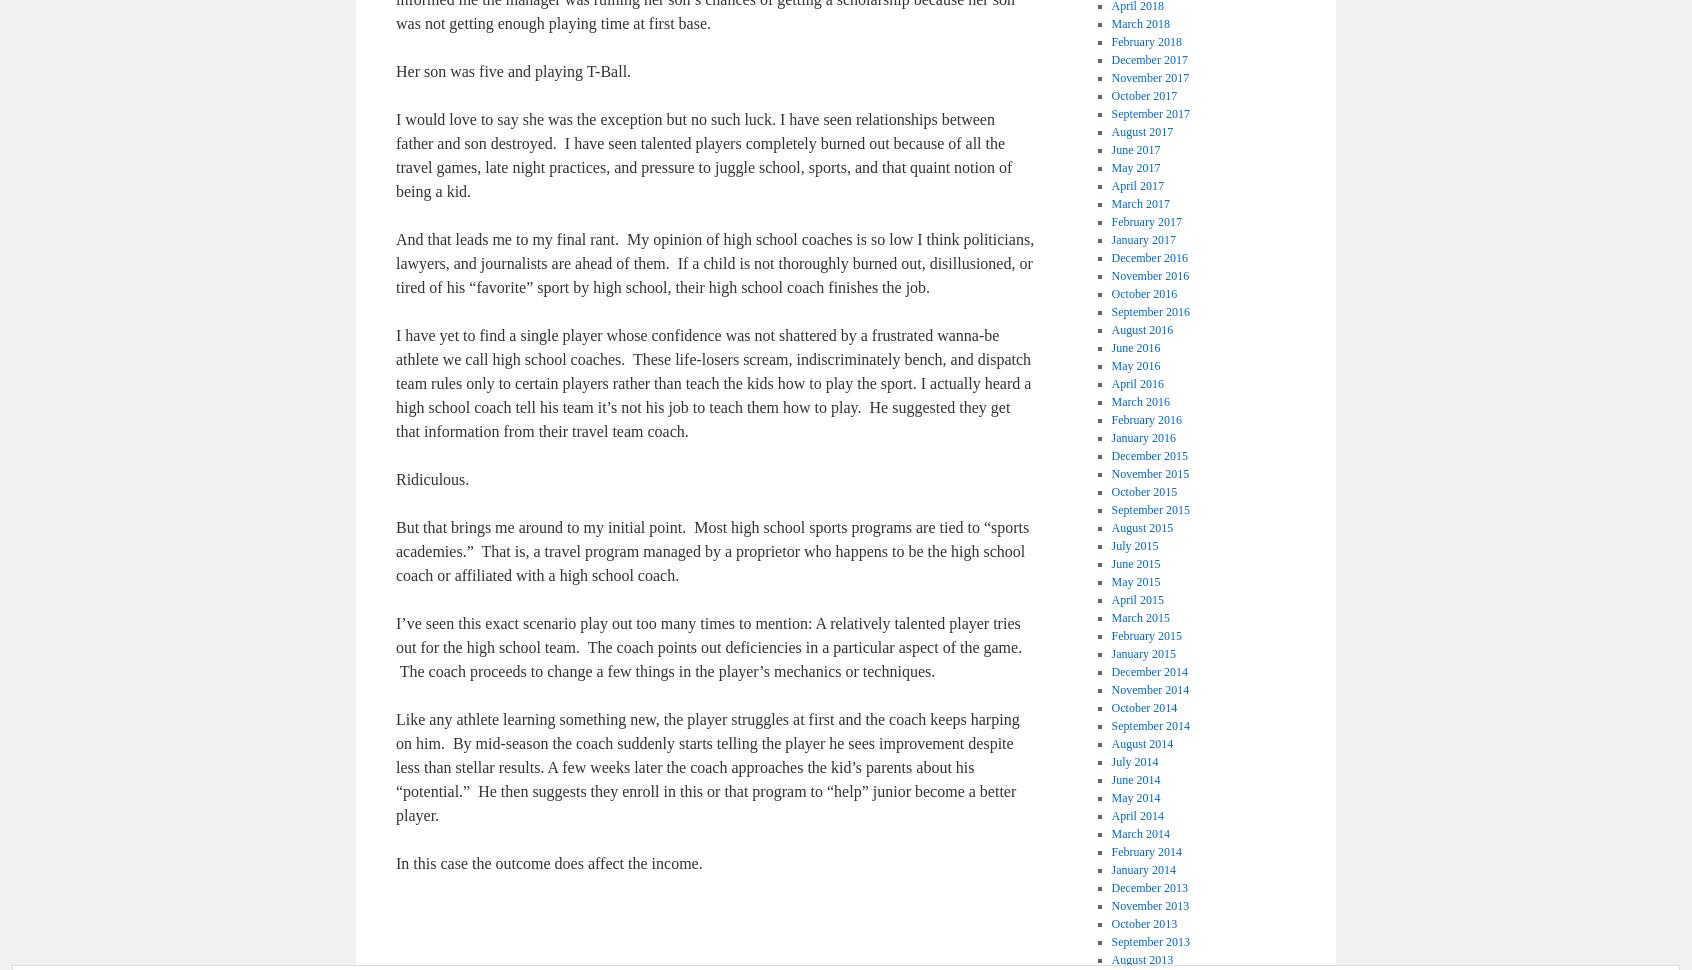 This screenshot has width=1692, height=970. Describe the element at coordinates (1149, 76) in the screenshot. I see `'November 2017'` at that location.